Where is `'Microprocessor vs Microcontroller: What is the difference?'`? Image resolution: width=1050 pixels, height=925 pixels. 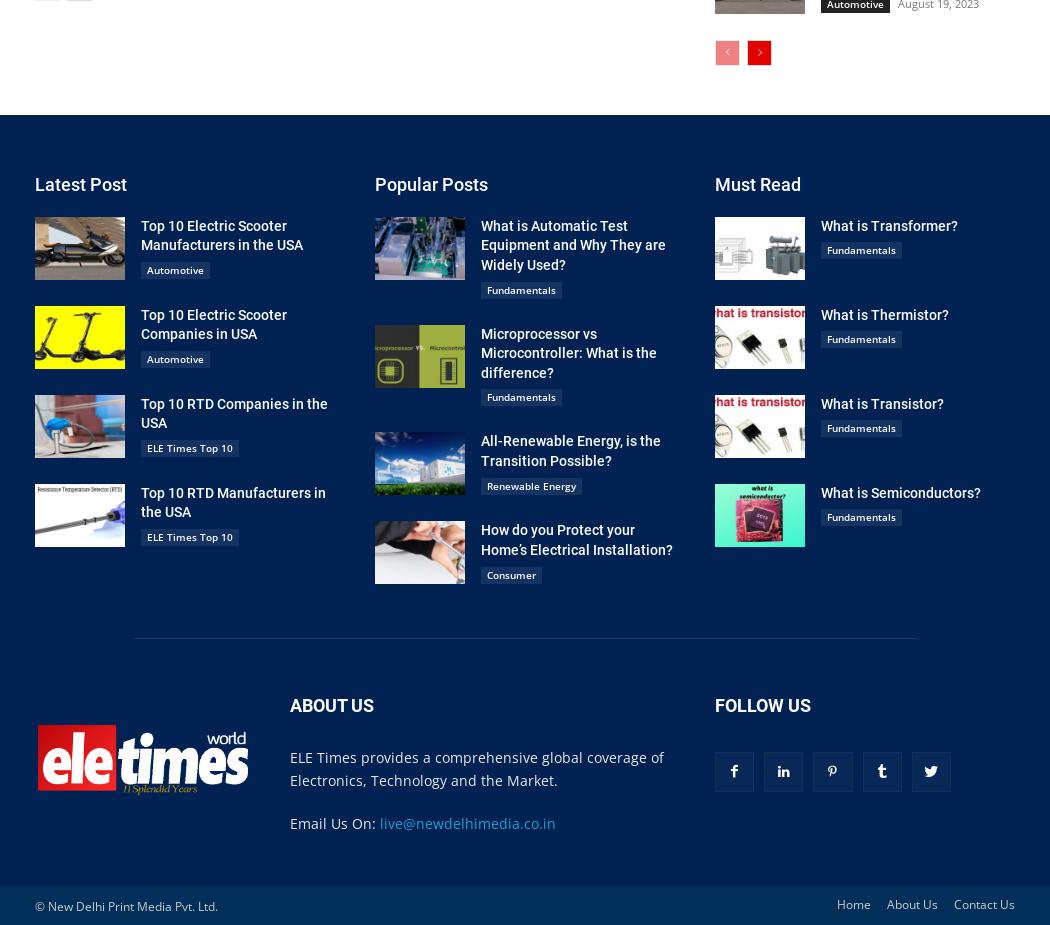
'Microprocessor vs Microcontroller: What is the difference?' is located at coordinates (567, 351).